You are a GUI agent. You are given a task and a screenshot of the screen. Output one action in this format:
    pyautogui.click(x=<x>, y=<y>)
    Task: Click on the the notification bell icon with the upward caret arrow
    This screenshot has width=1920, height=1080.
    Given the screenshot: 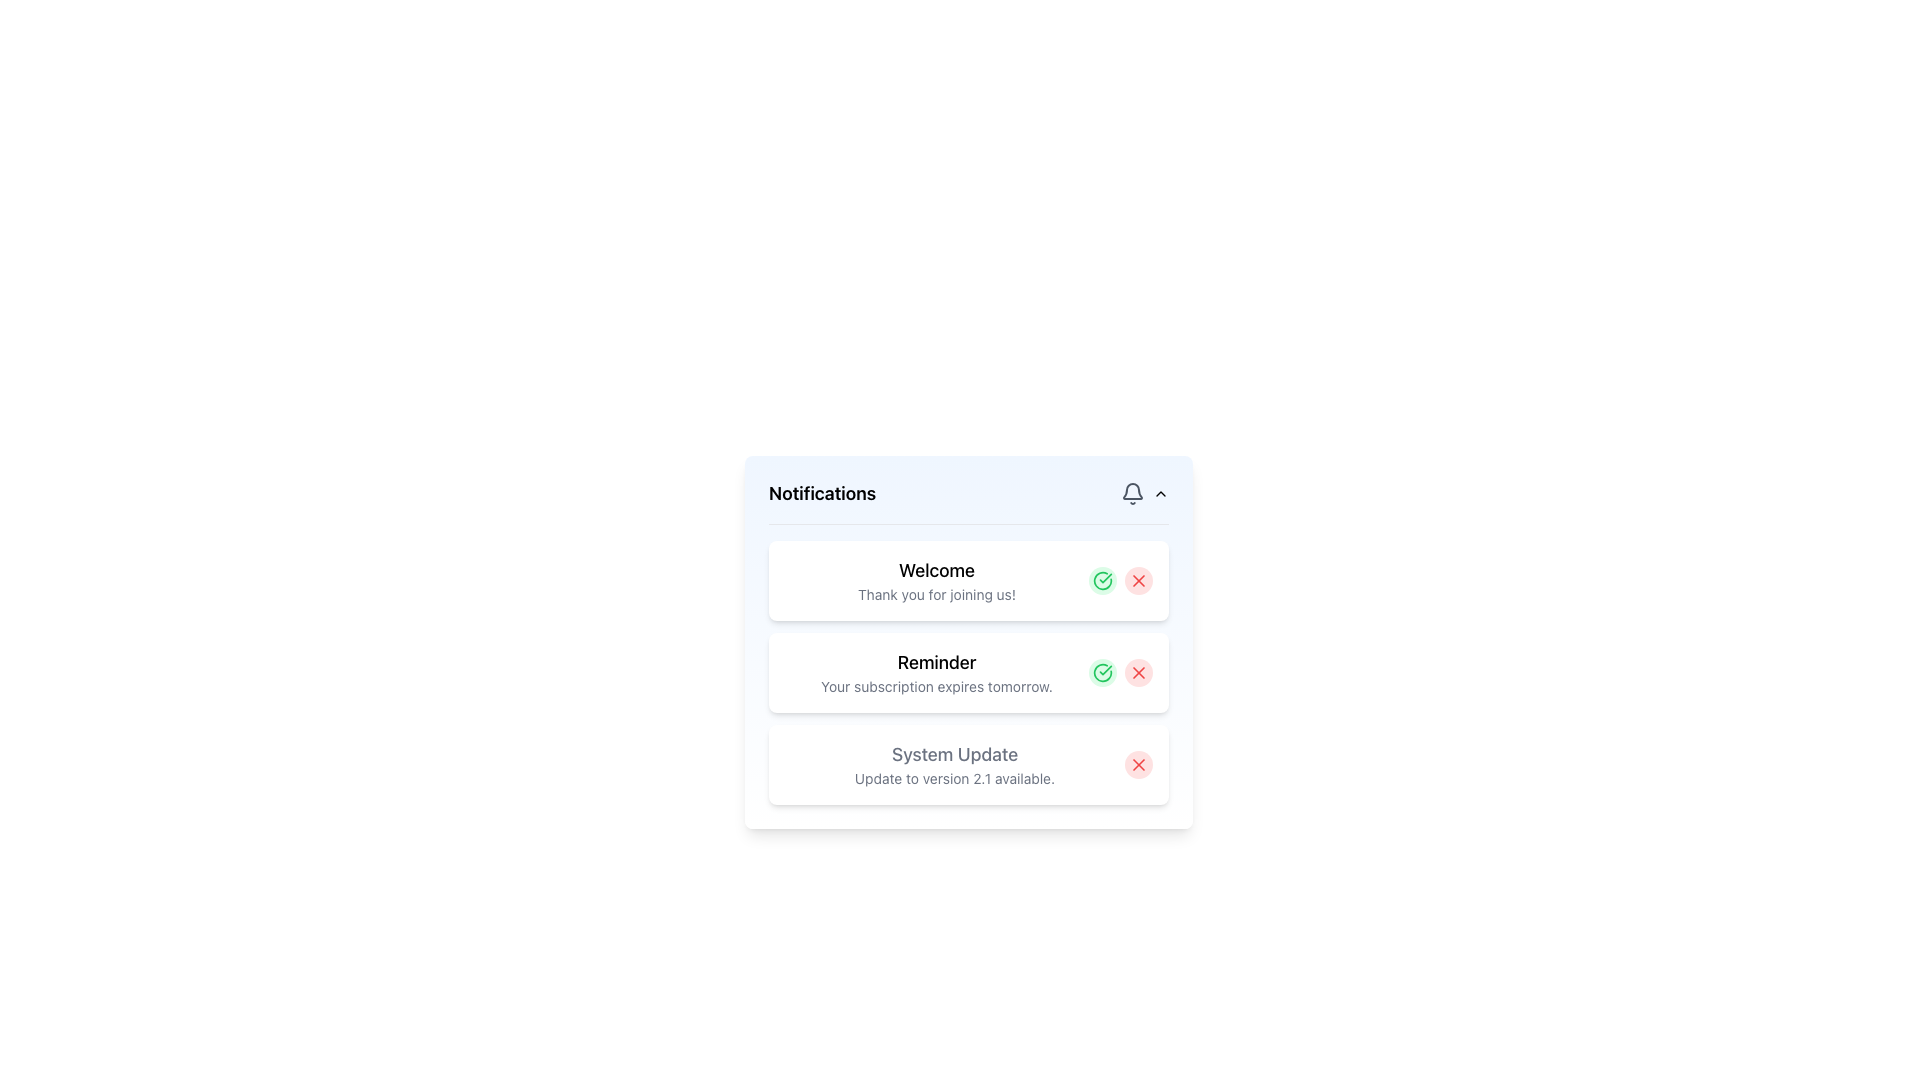 What is the action you would take?
    pyautogui.click(x=1145, y=493)
    